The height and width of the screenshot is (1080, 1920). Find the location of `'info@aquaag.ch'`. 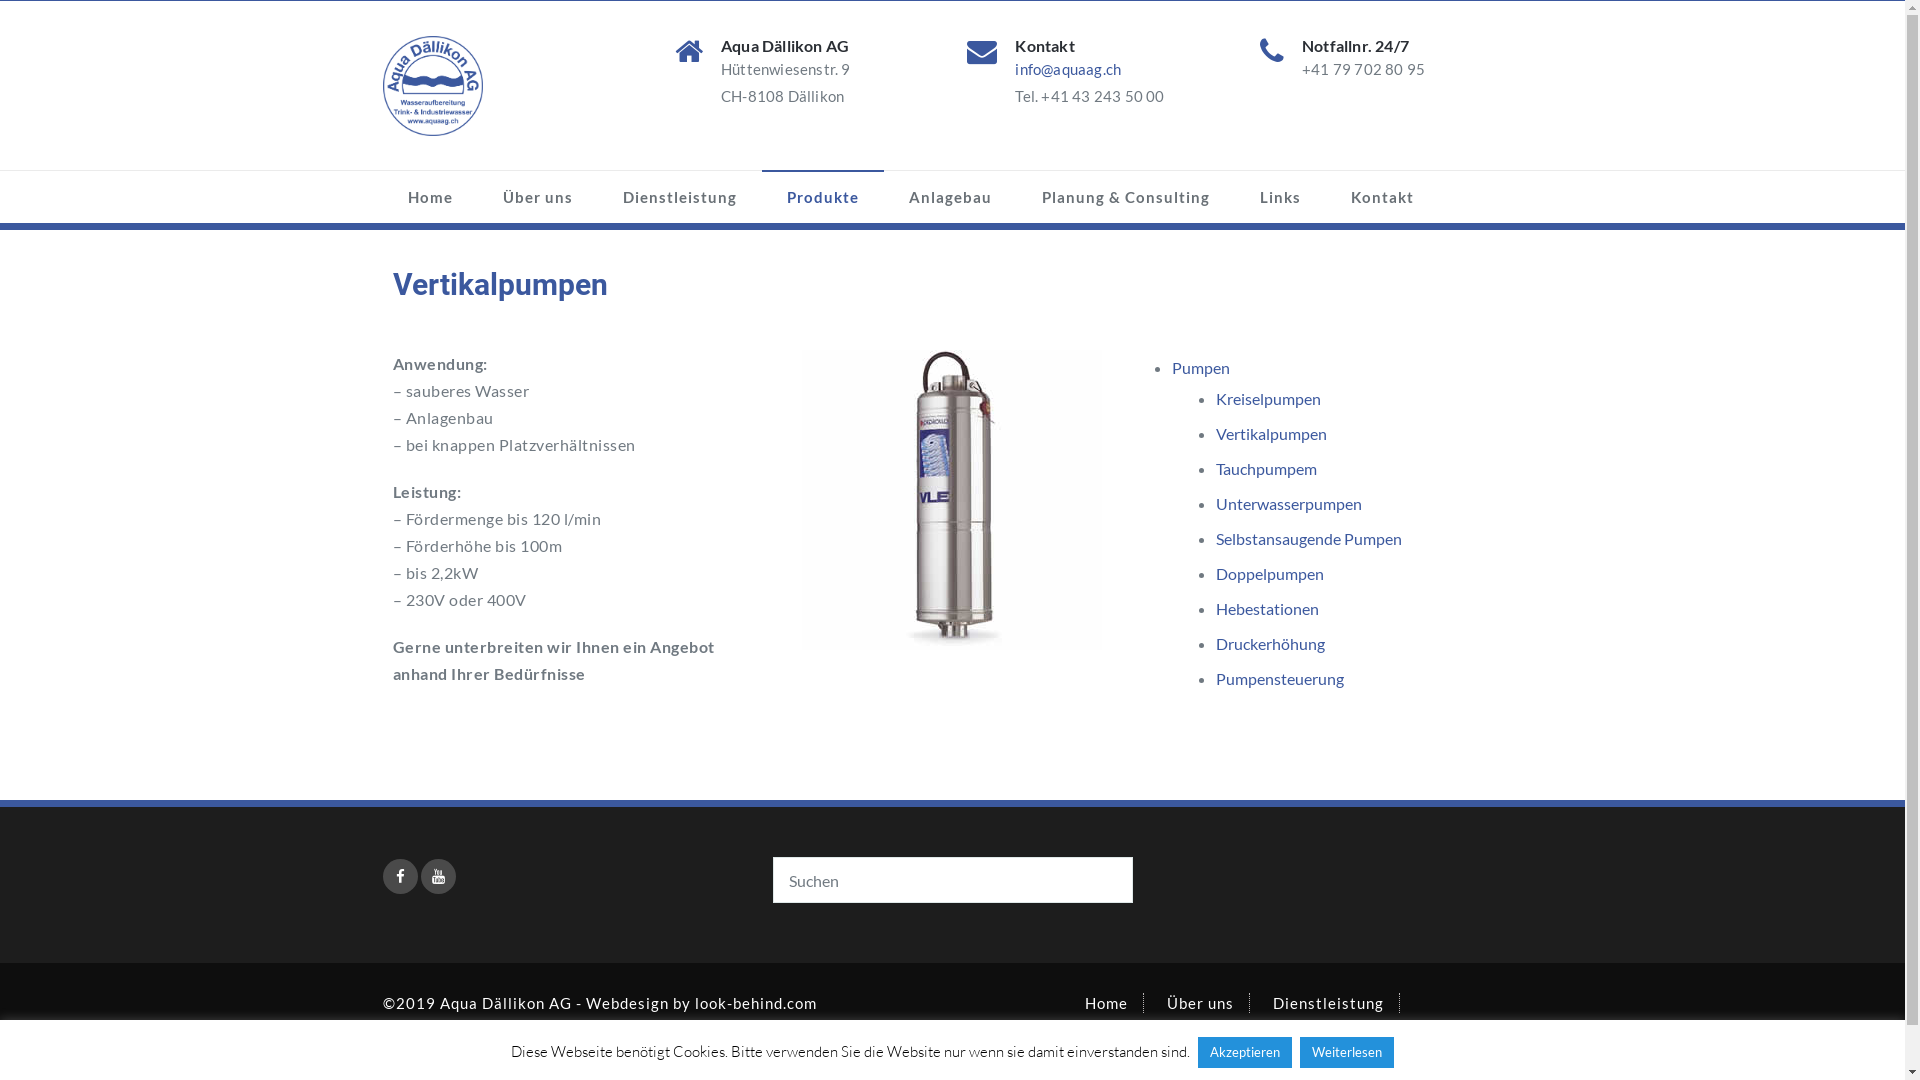

'info@aquaag.ch' is located at coordinates (1067, 68).